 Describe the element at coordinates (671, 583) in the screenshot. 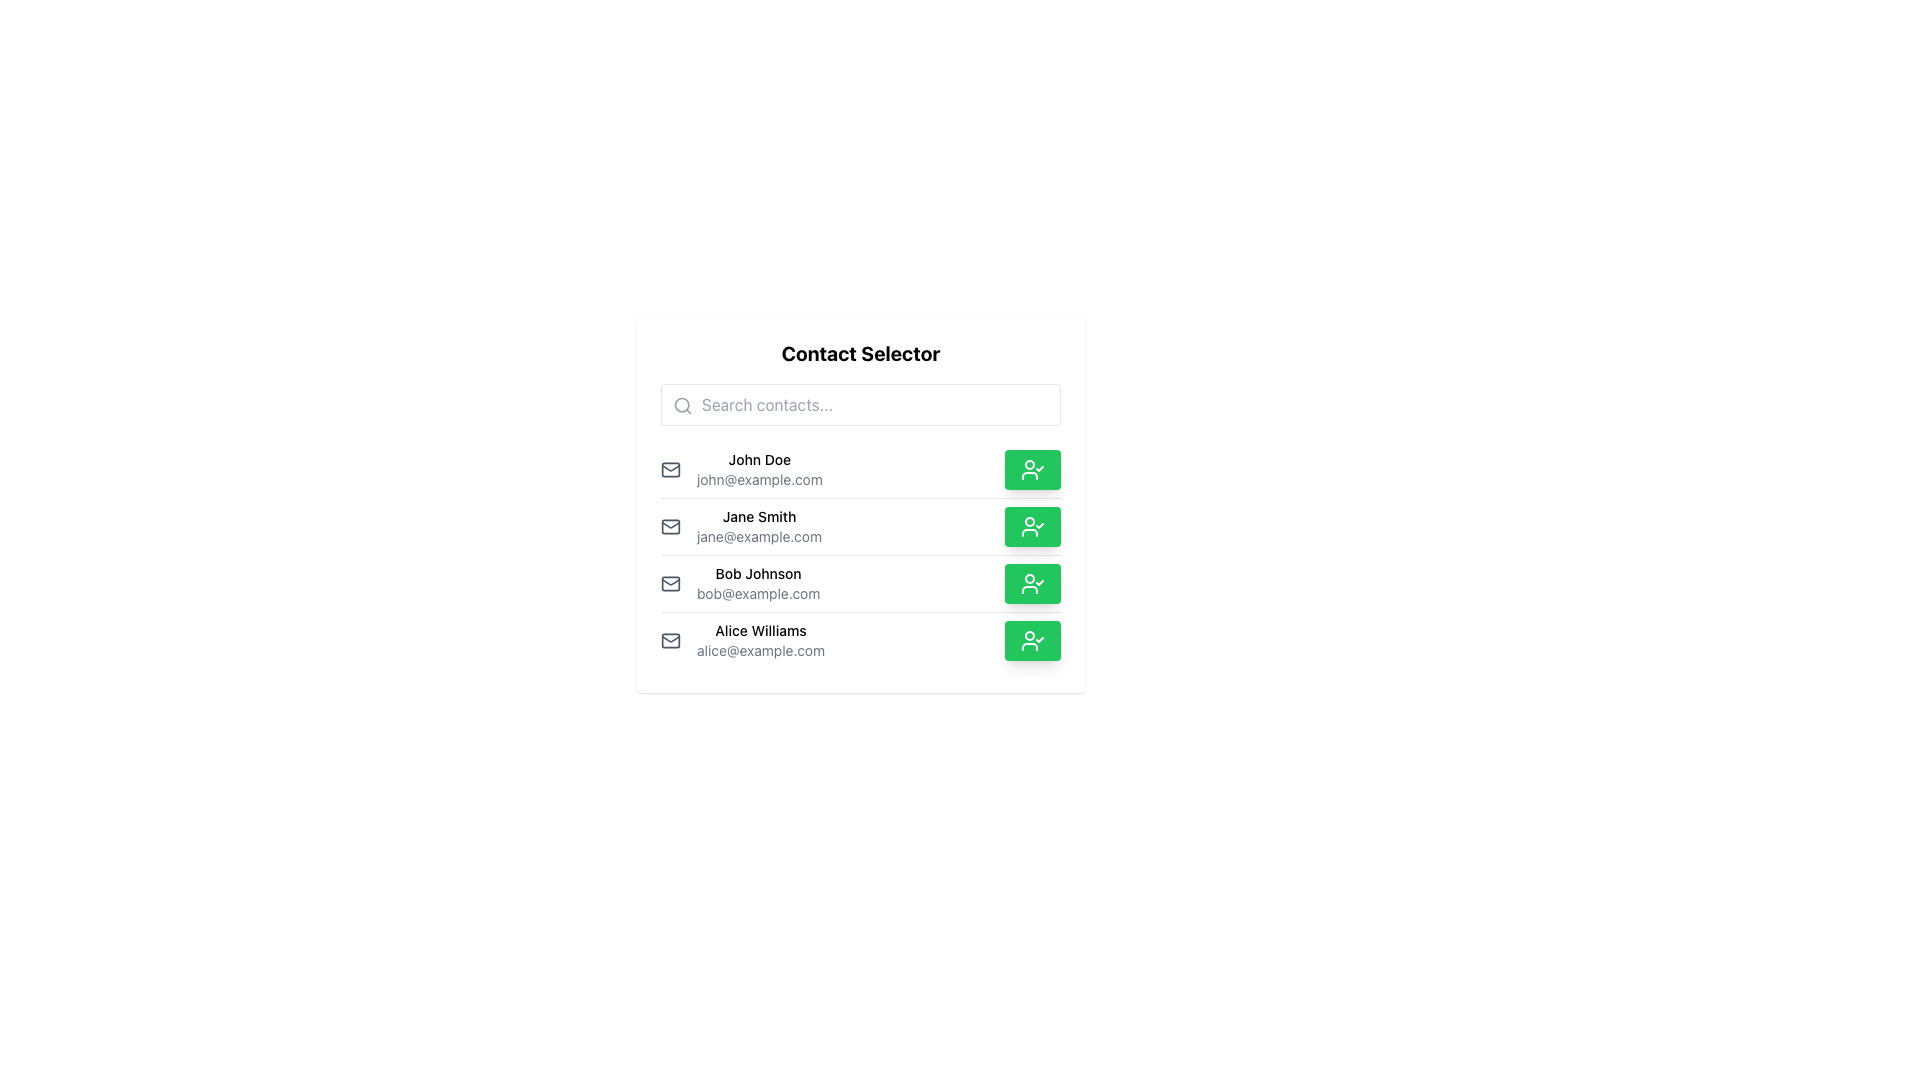

I see `the email icon associated with 'Bob Johnson' in the contact list, located to the left of 'bob@example.com'` at that location.